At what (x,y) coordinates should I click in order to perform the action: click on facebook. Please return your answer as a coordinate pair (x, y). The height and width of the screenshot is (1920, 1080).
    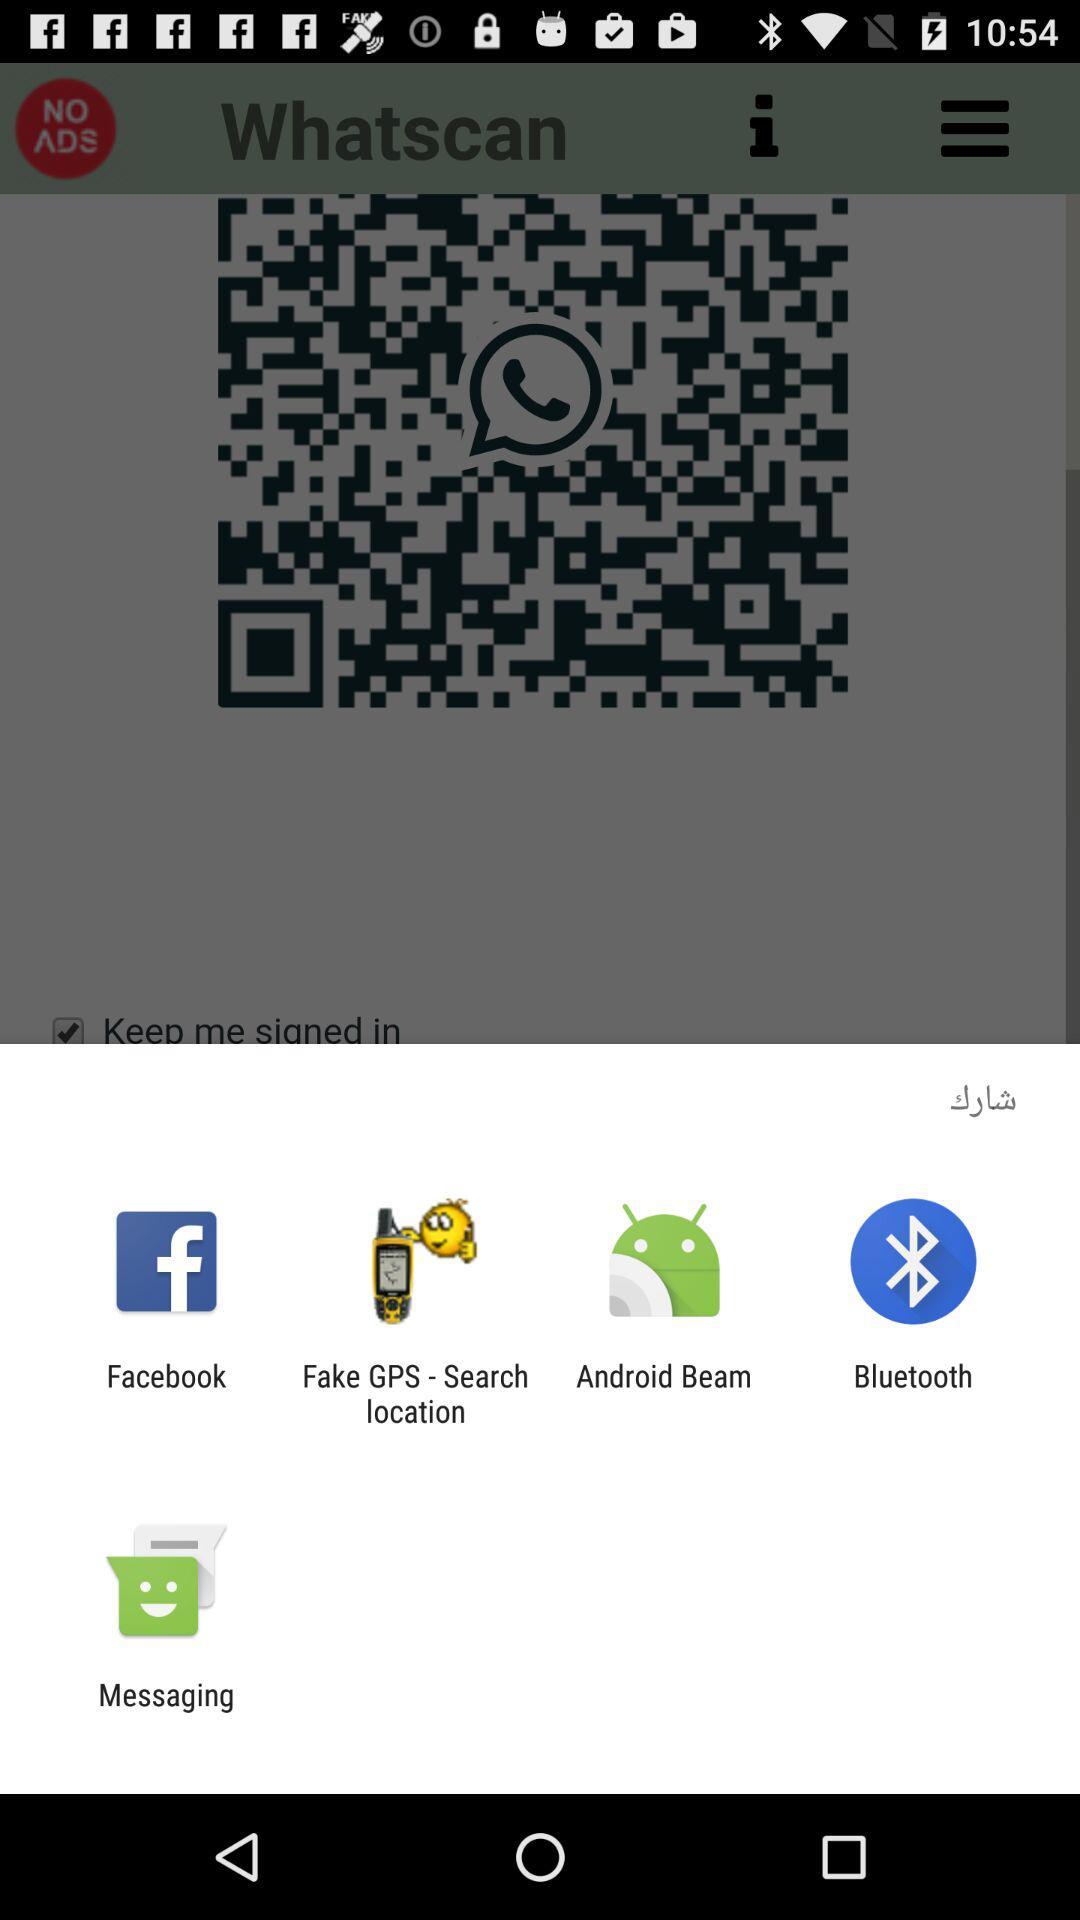
    Looking at the image, I should click on (165, 1392).